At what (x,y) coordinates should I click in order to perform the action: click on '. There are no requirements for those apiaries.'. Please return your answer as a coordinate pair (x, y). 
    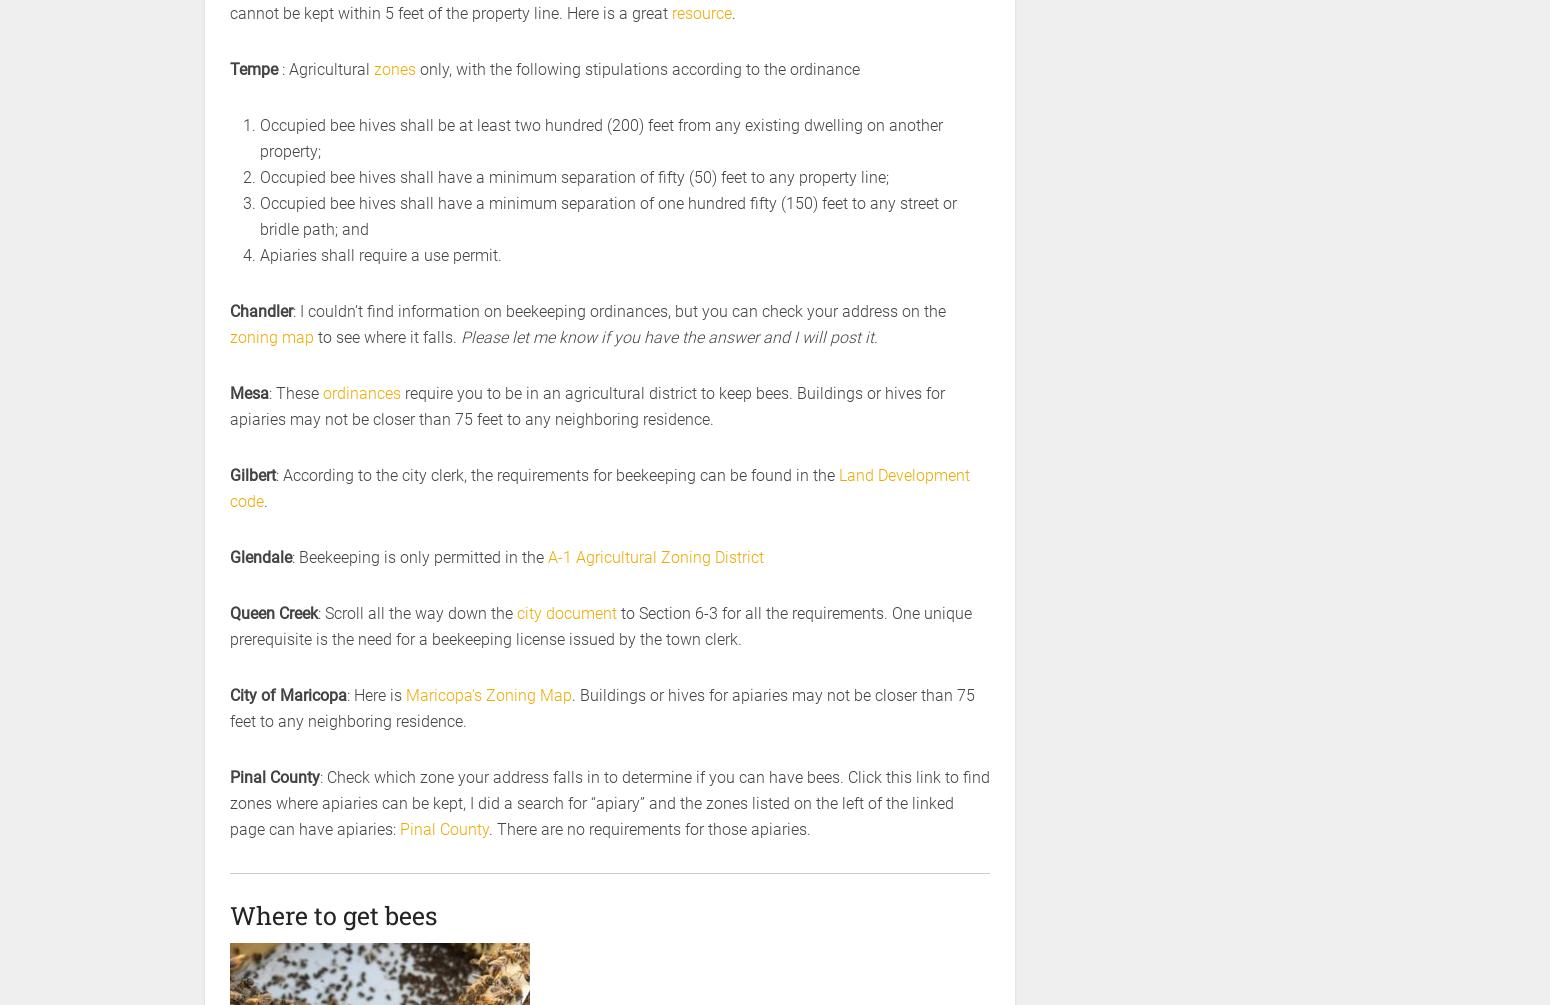
    Looking at the image, I should click on (649, 829).